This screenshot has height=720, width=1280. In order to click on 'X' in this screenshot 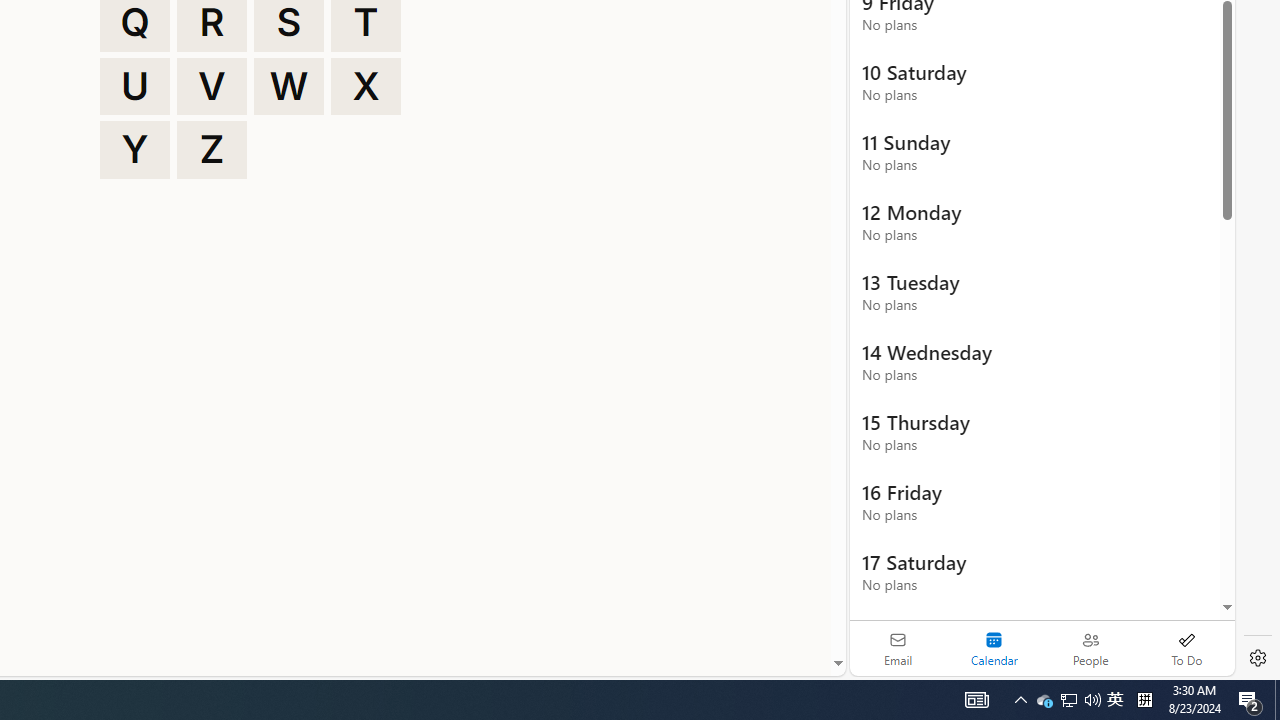, I will do `click(366, 85)`.